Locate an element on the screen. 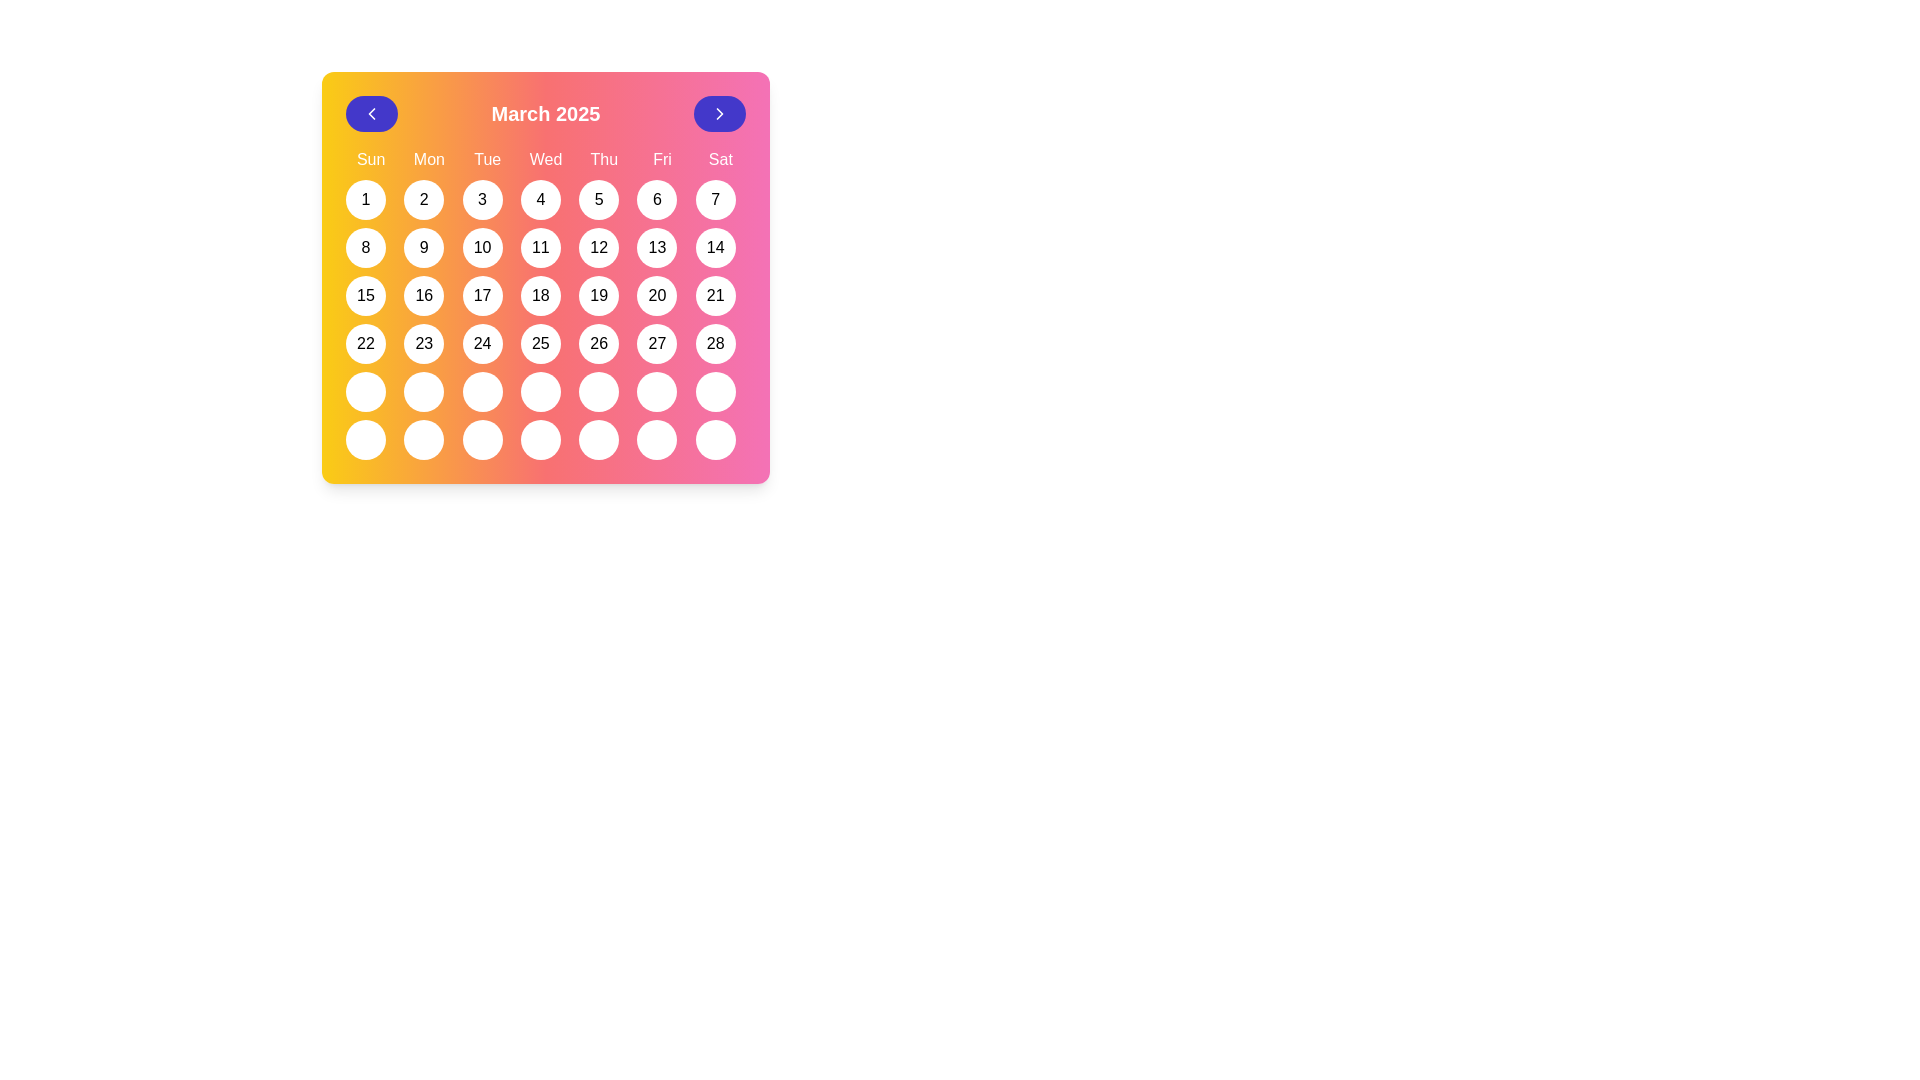  the circular button with a white background and the number '15' in bold black text is located at coordinates (365, 296).